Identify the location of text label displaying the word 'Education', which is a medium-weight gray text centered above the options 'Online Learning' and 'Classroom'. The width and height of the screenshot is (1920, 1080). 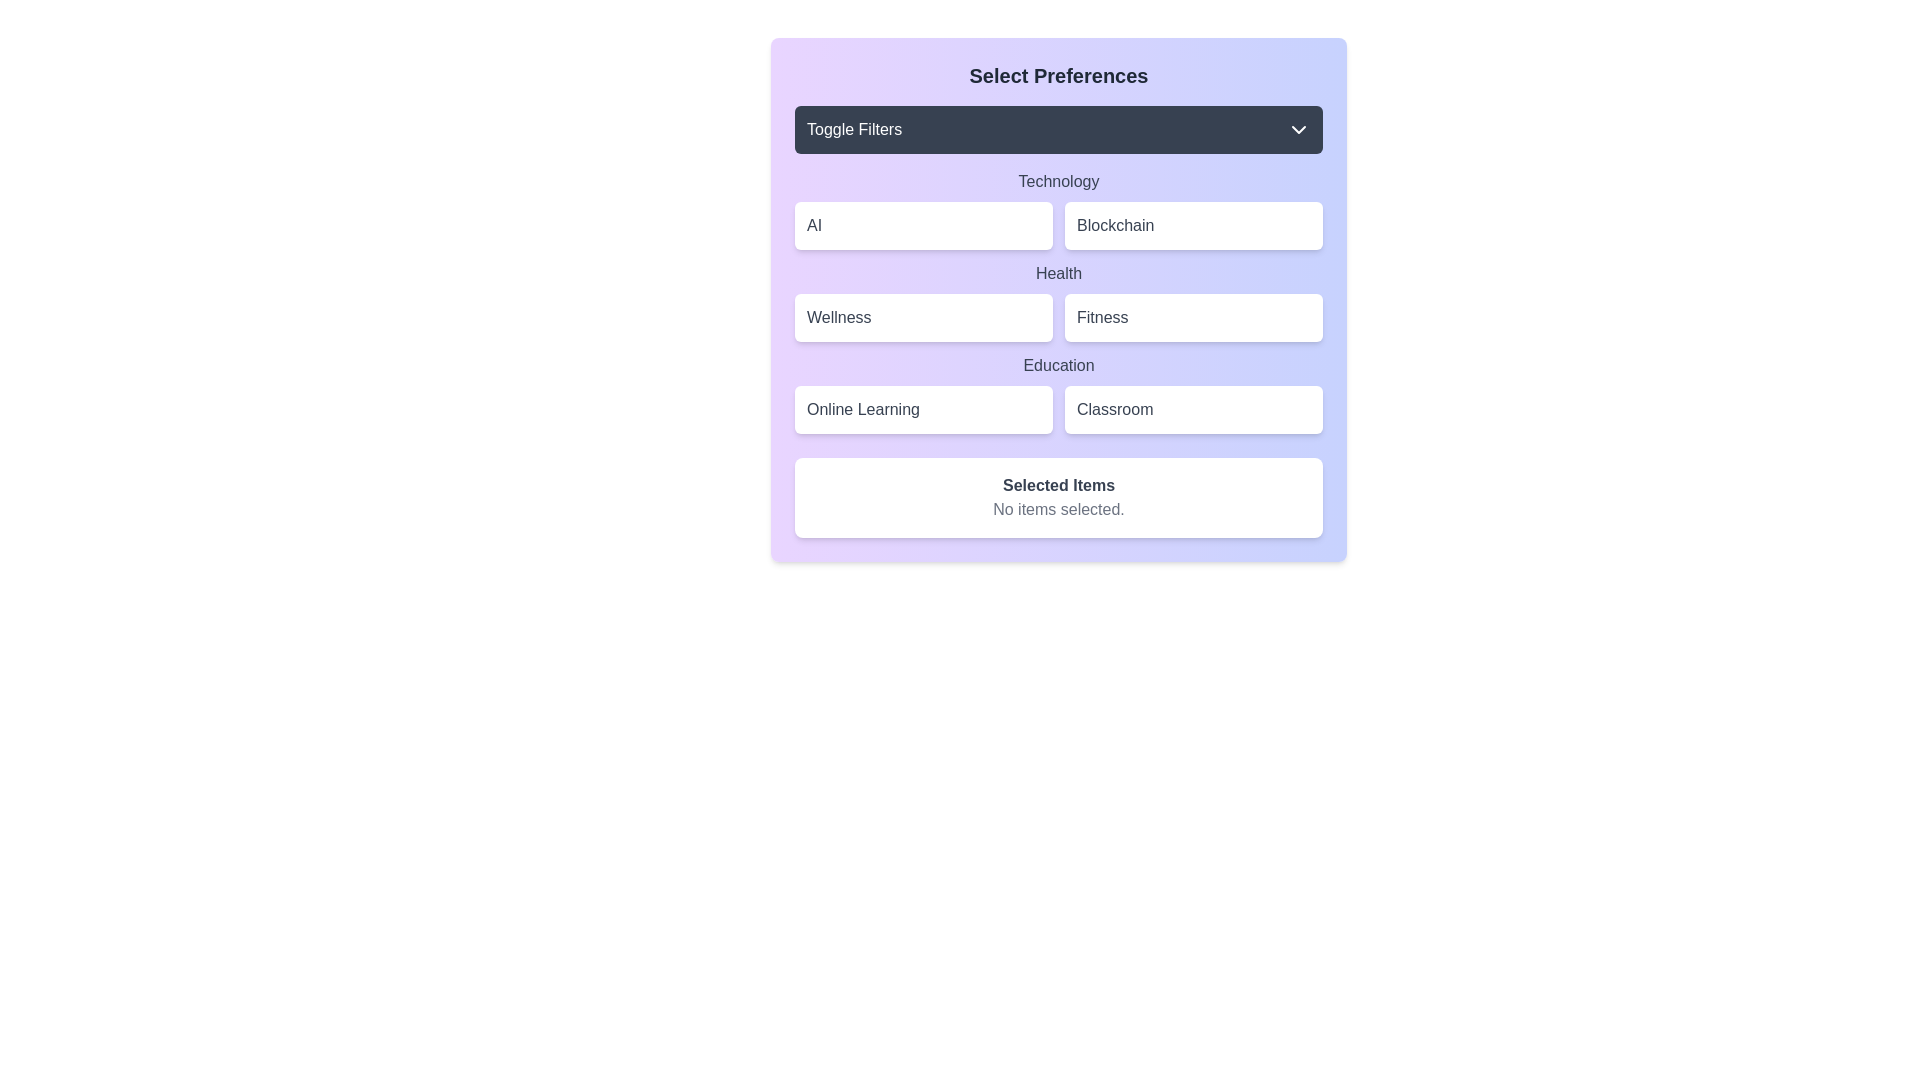
(1058, 366).